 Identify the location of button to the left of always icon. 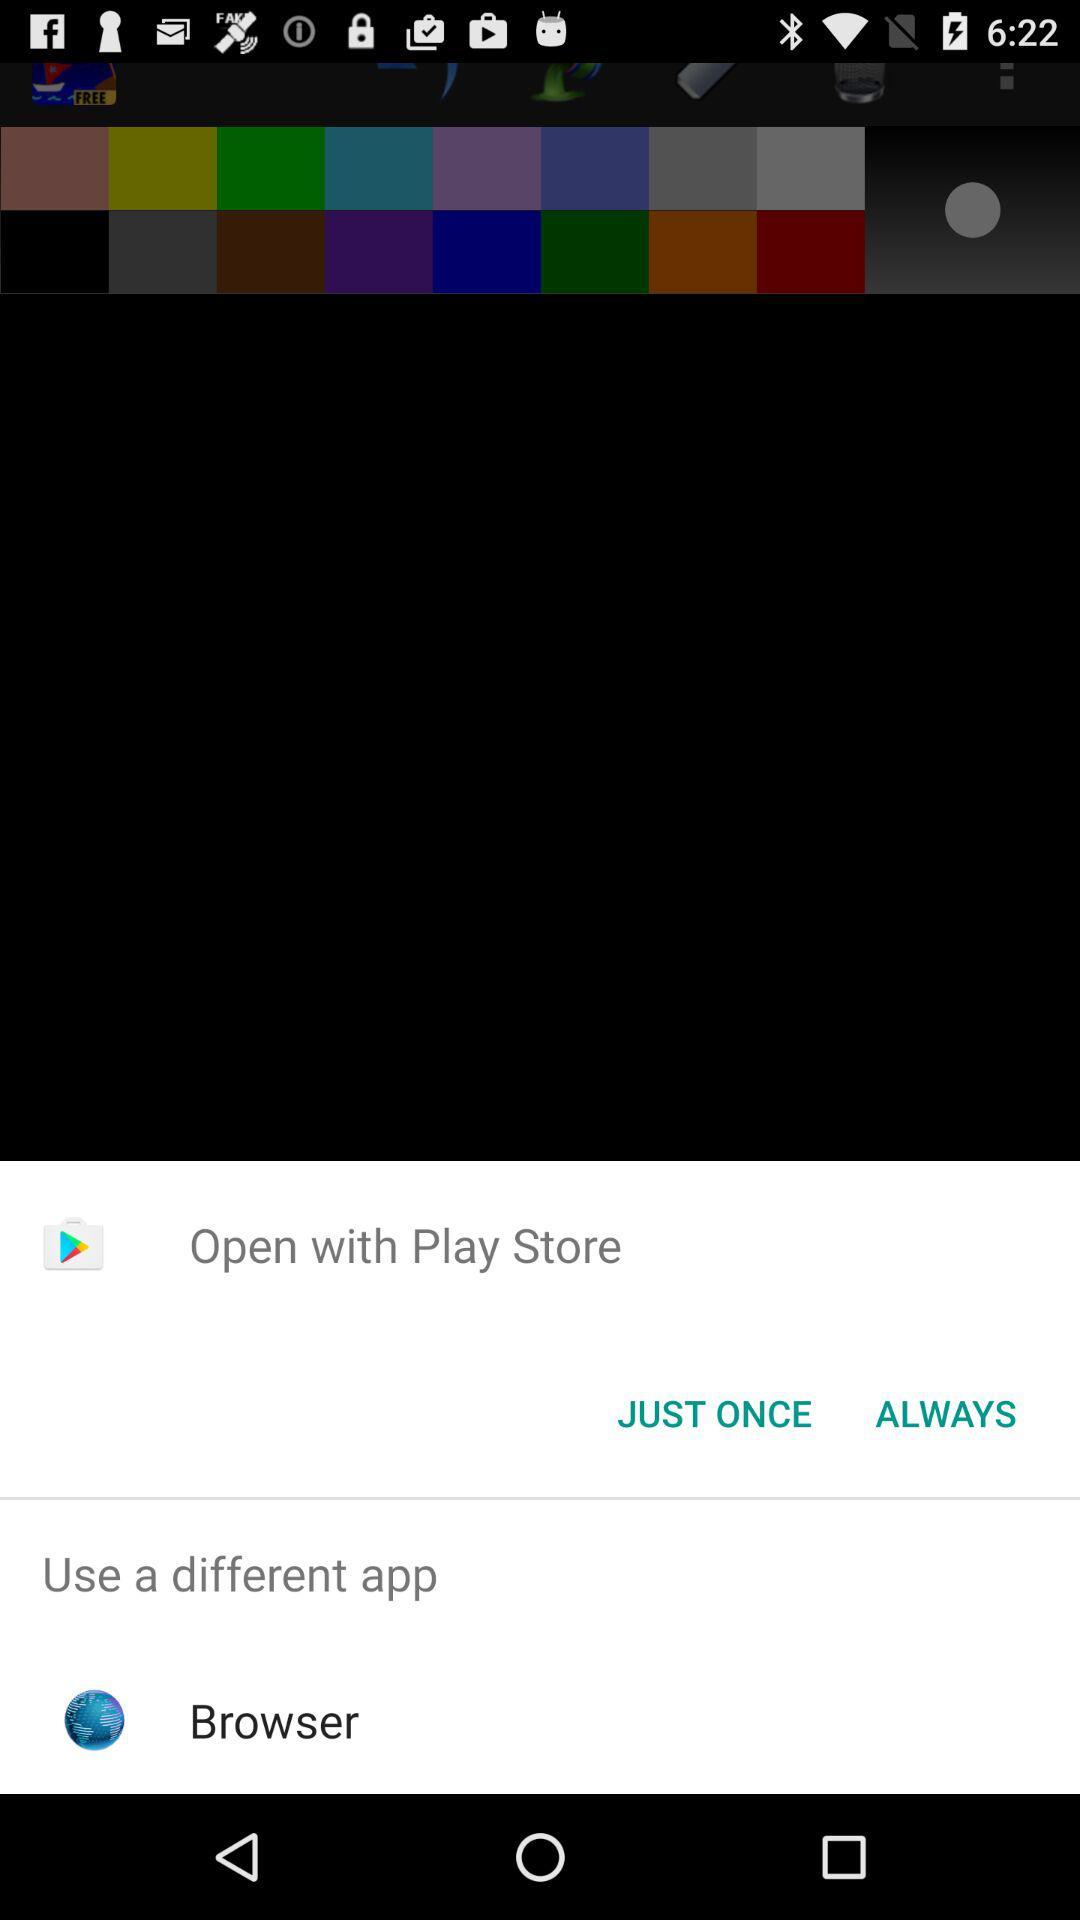
(713, 1411).